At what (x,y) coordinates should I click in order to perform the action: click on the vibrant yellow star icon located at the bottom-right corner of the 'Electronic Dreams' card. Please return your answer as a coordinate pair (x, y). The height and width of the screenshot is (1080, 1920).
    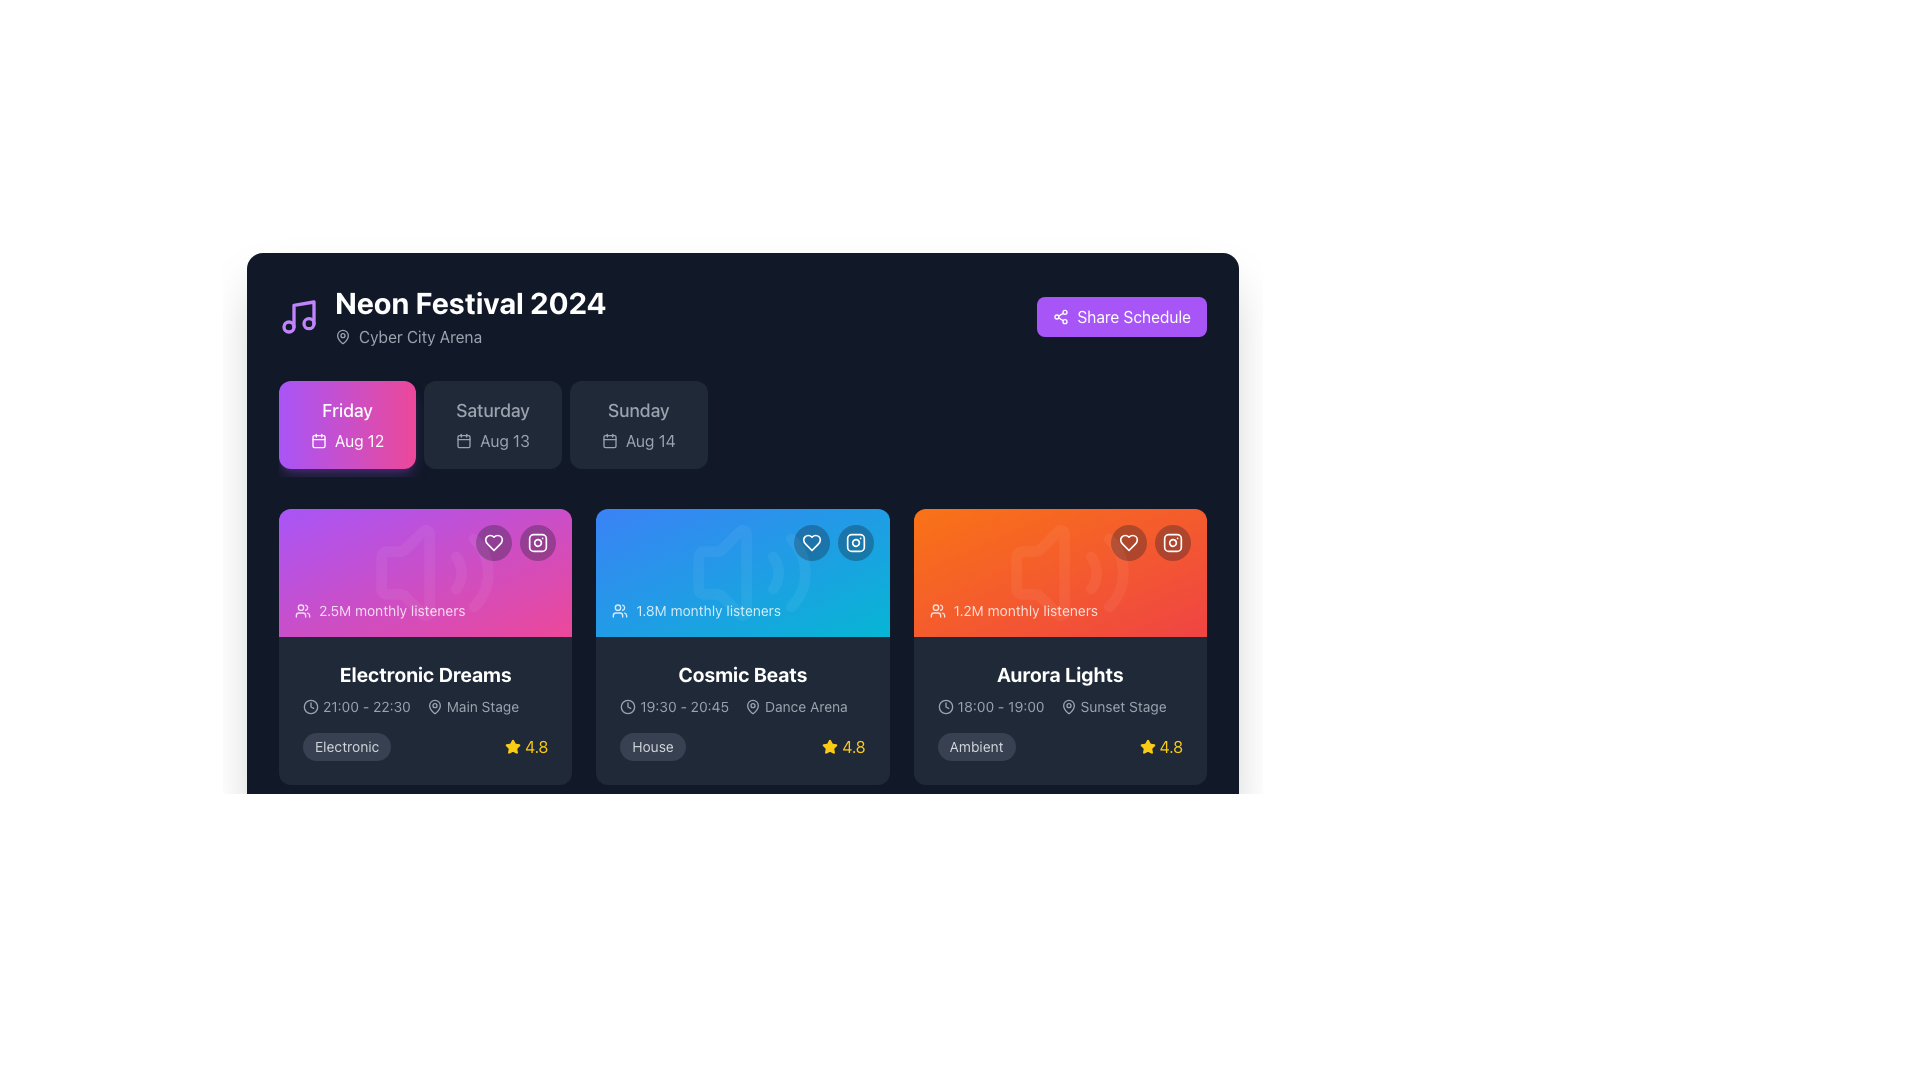
    Looking at the image, I should click on (513, 747).